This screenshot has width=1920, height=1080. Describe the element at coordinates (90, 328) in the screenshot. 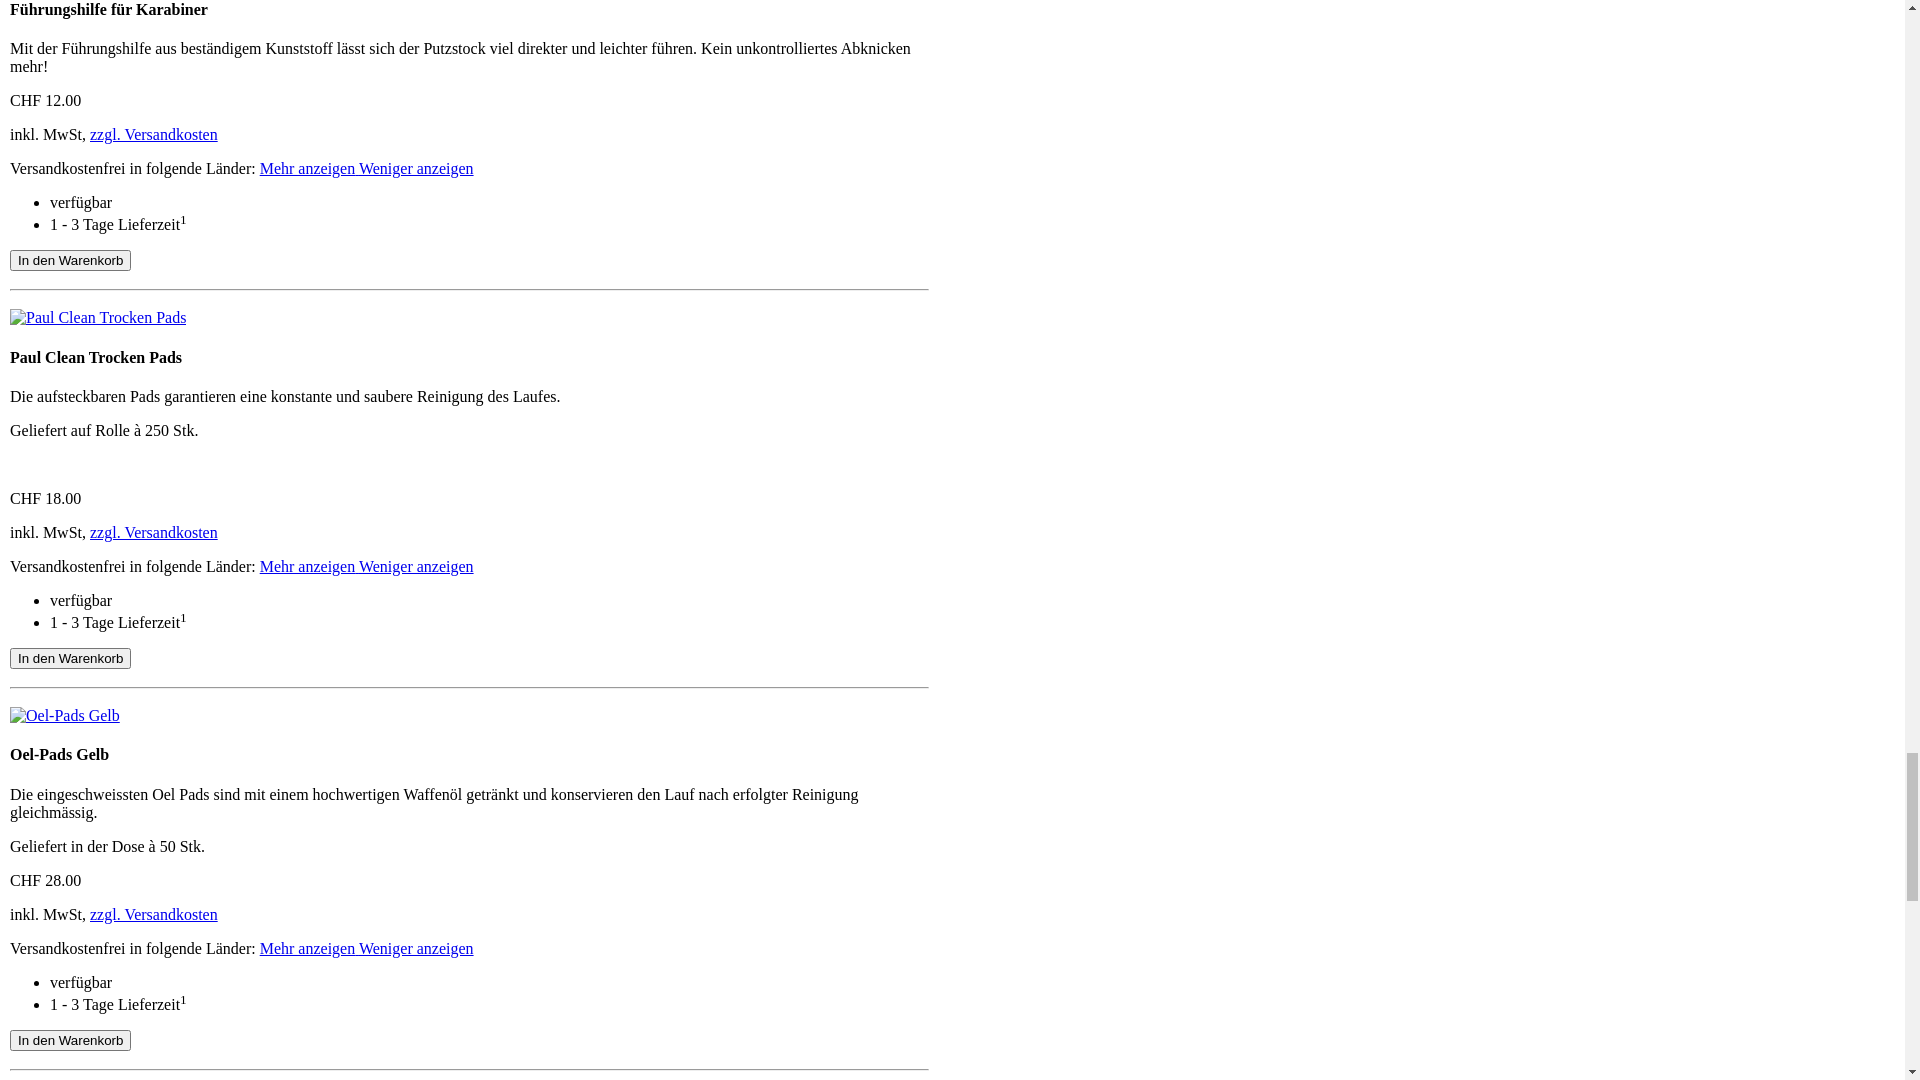

I see `'Verkaufspartner'` at that location.